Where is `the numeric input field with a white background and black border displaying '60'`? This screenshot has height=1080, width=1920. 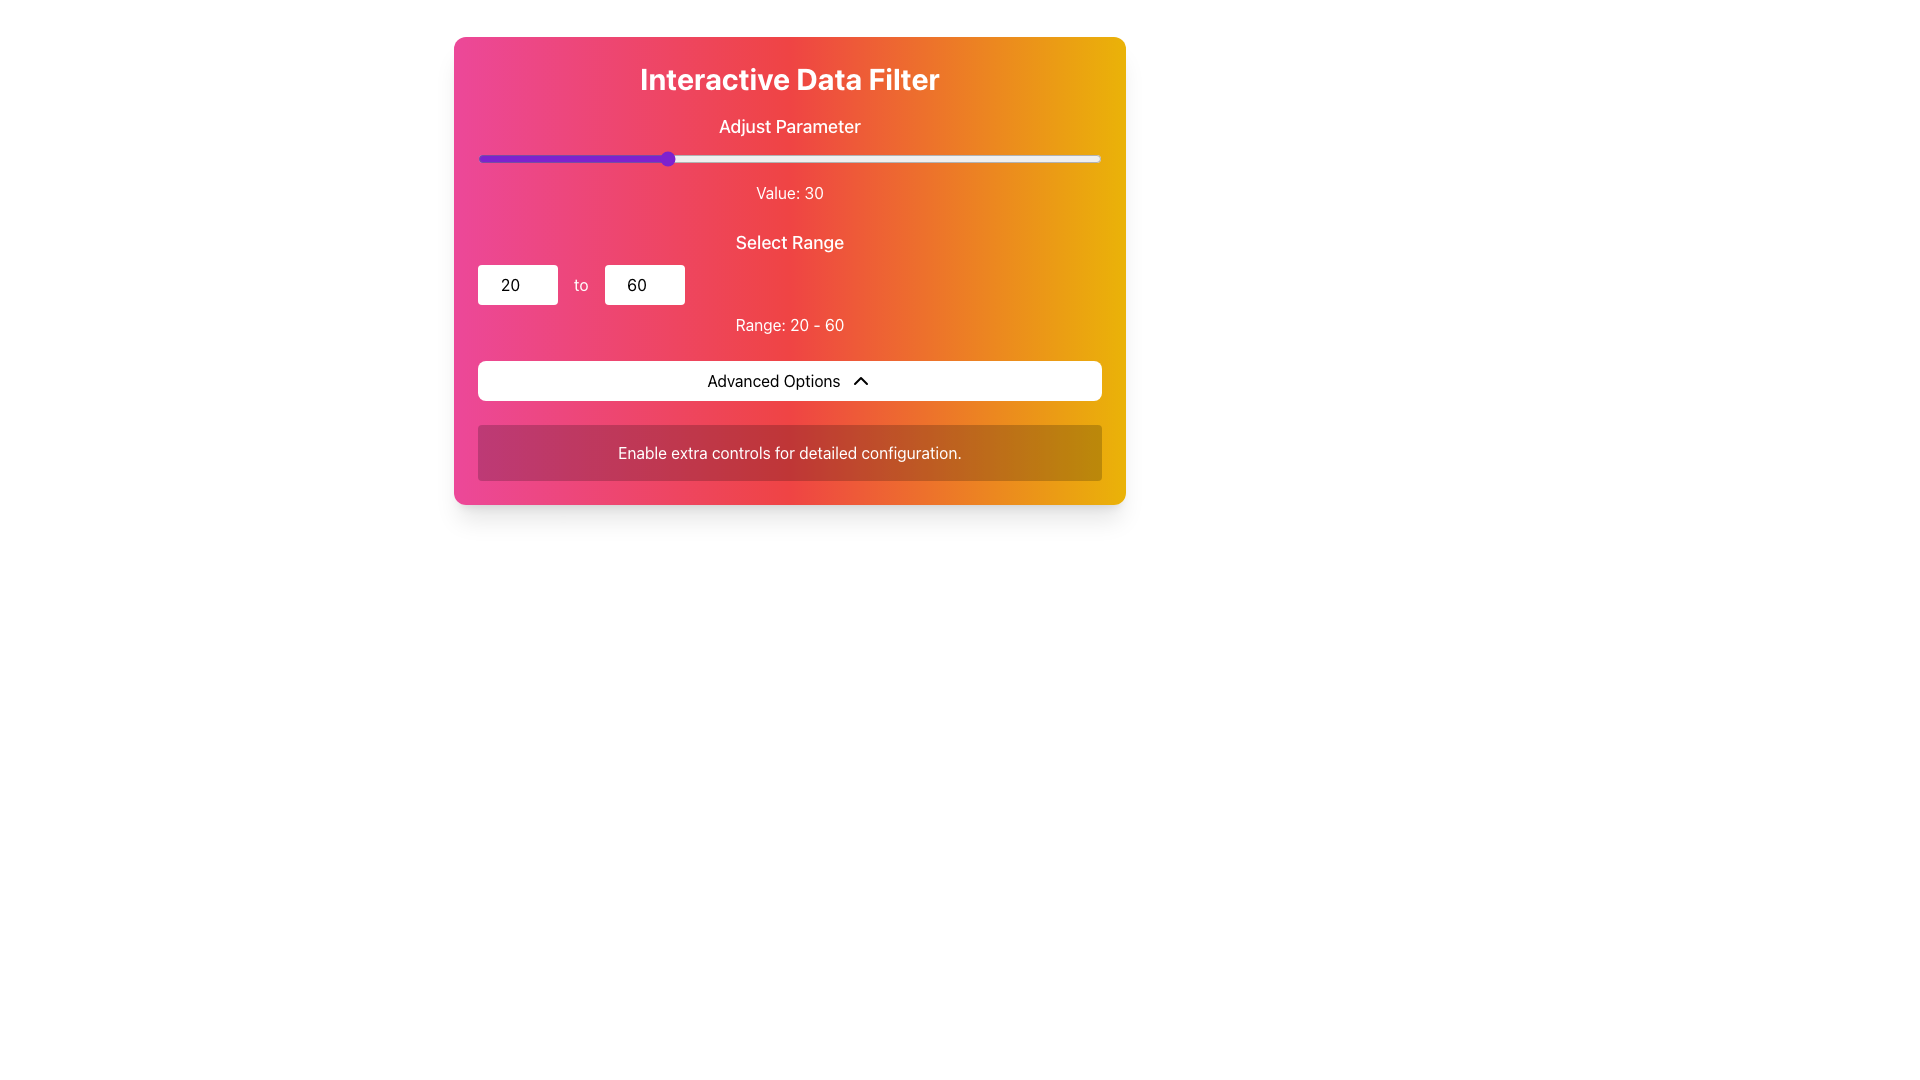 the numeric input field with a white background and black border displaying '60' is located at coordinates (644, 285).